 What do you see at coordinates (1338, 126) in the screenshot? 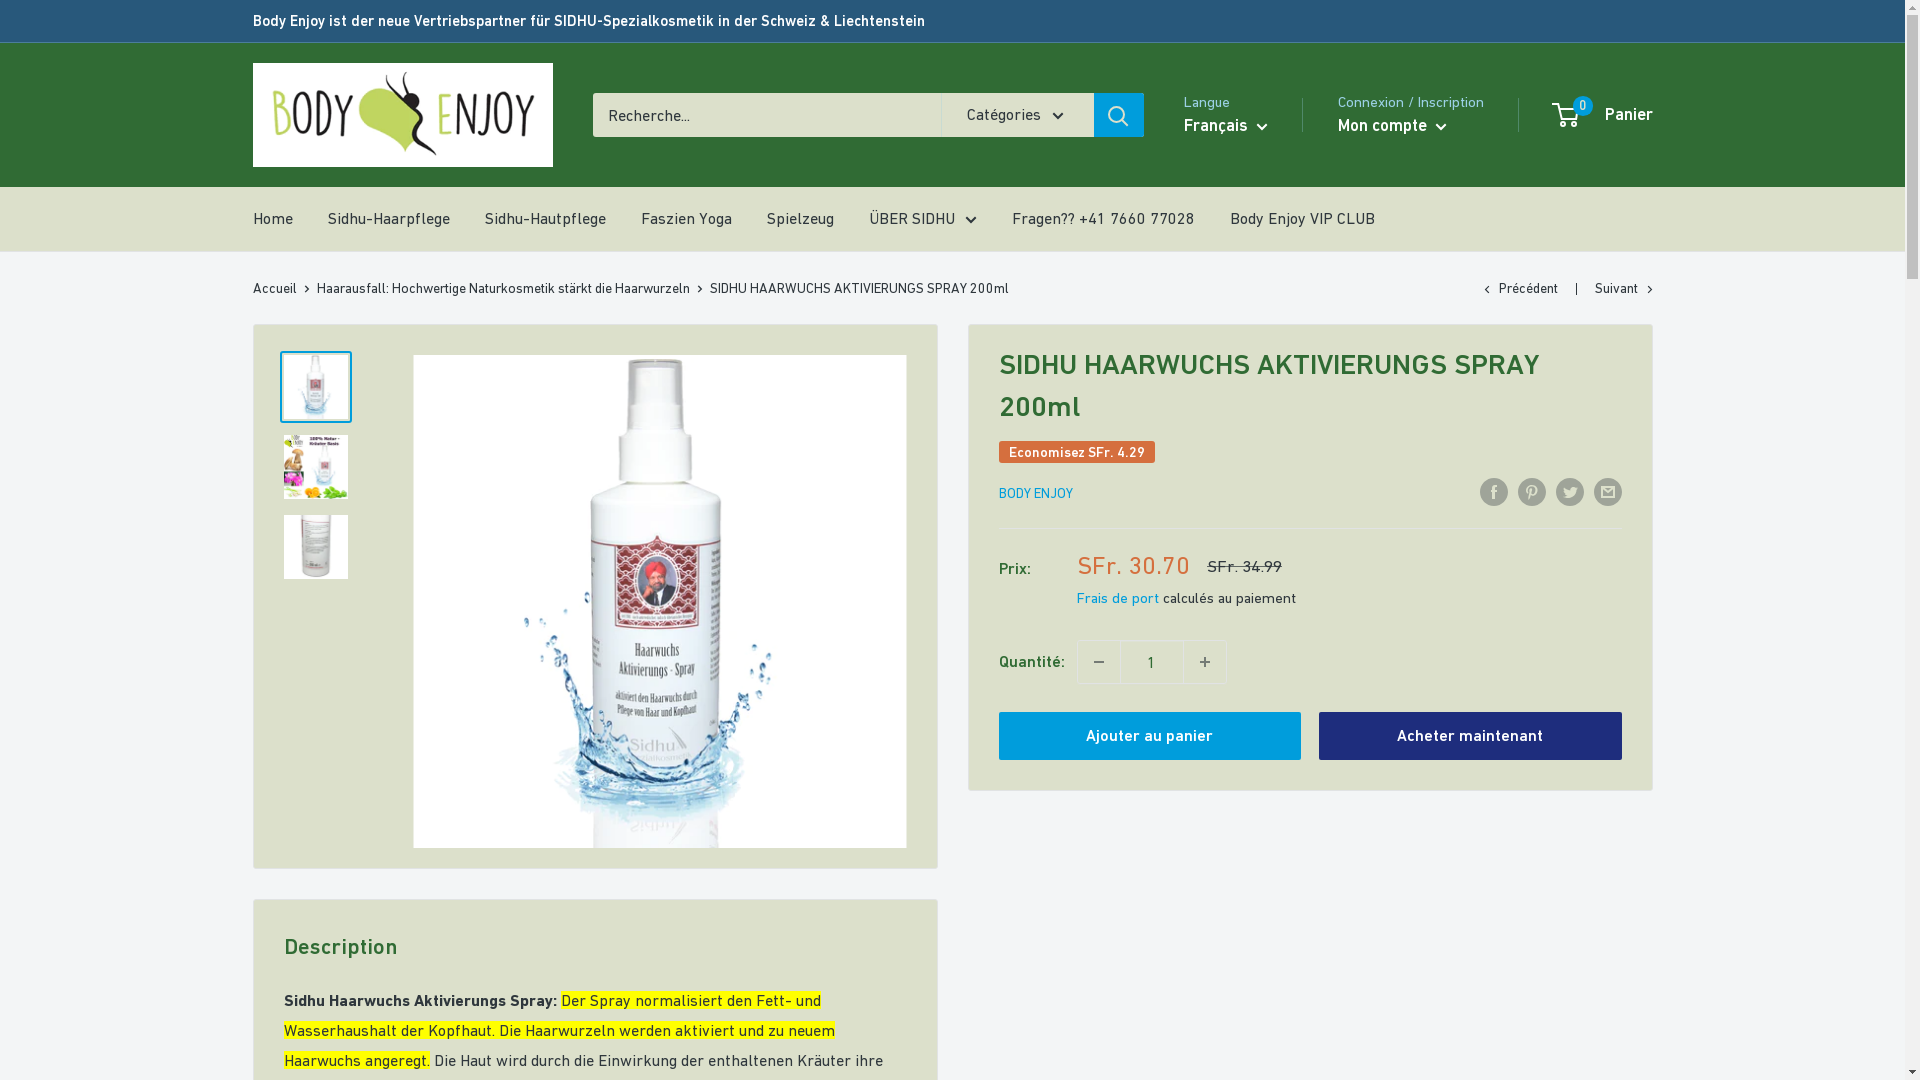
I see `'Mon compte'` at bounding box center [1338, 126].